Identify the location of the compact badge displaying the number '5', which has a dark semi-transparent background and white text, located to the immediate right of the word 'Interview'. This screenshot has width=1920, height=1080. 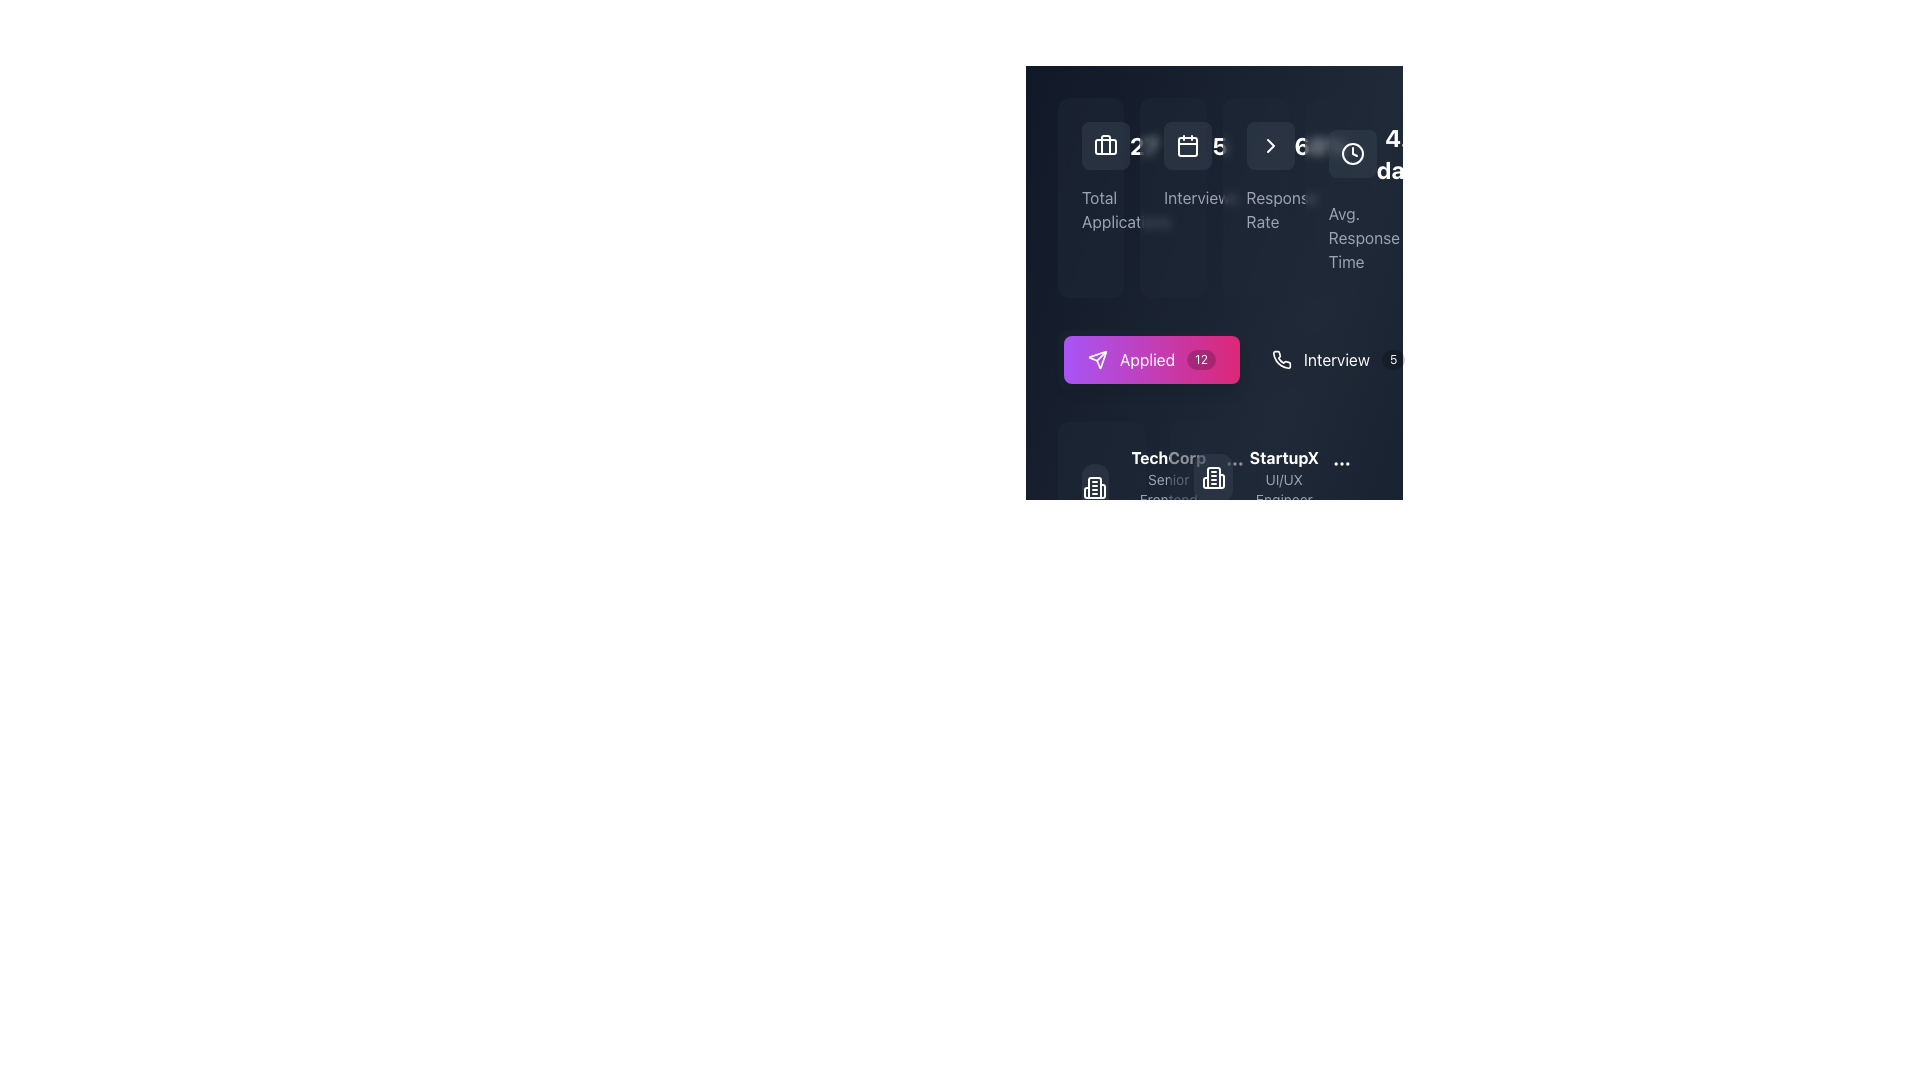
(1392, 358).